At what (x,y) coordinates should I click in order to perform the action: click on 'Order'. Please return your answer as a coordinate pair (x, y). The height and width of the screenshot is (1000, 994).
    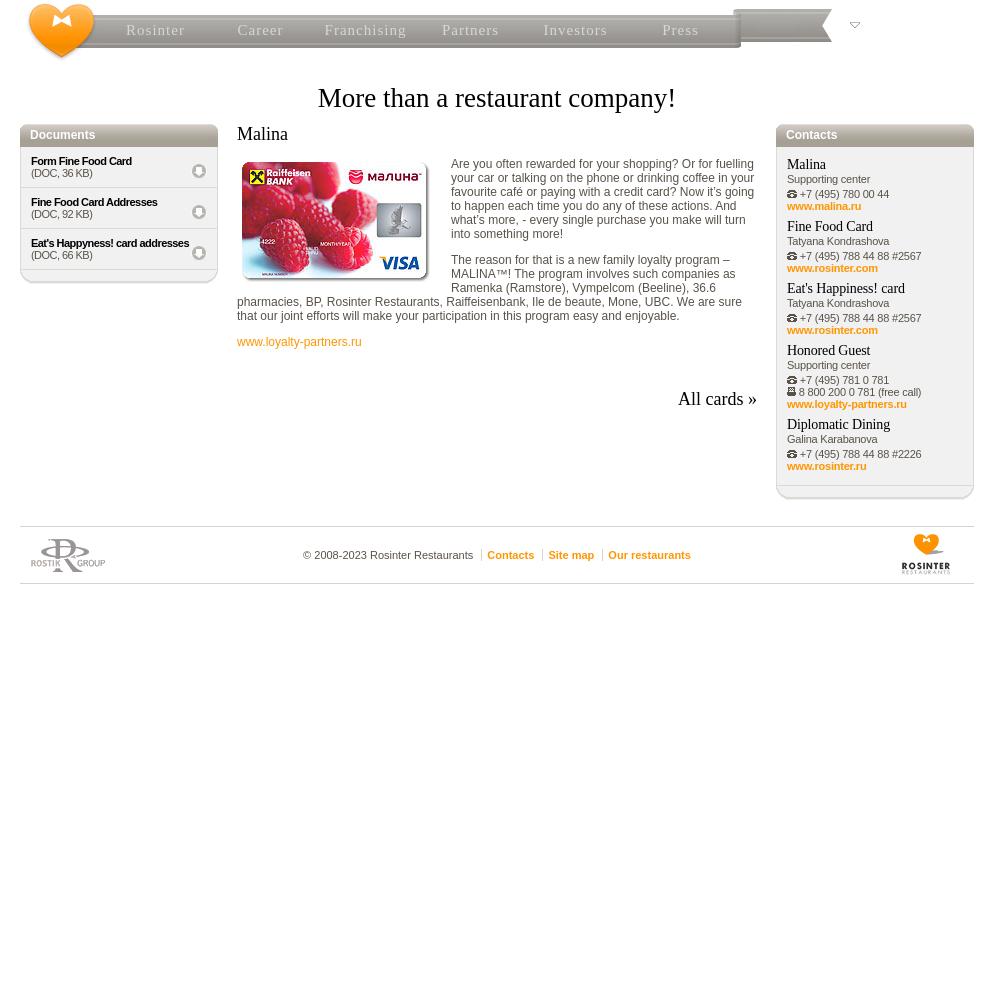
    Looking at the image, I should click on (493, 198).